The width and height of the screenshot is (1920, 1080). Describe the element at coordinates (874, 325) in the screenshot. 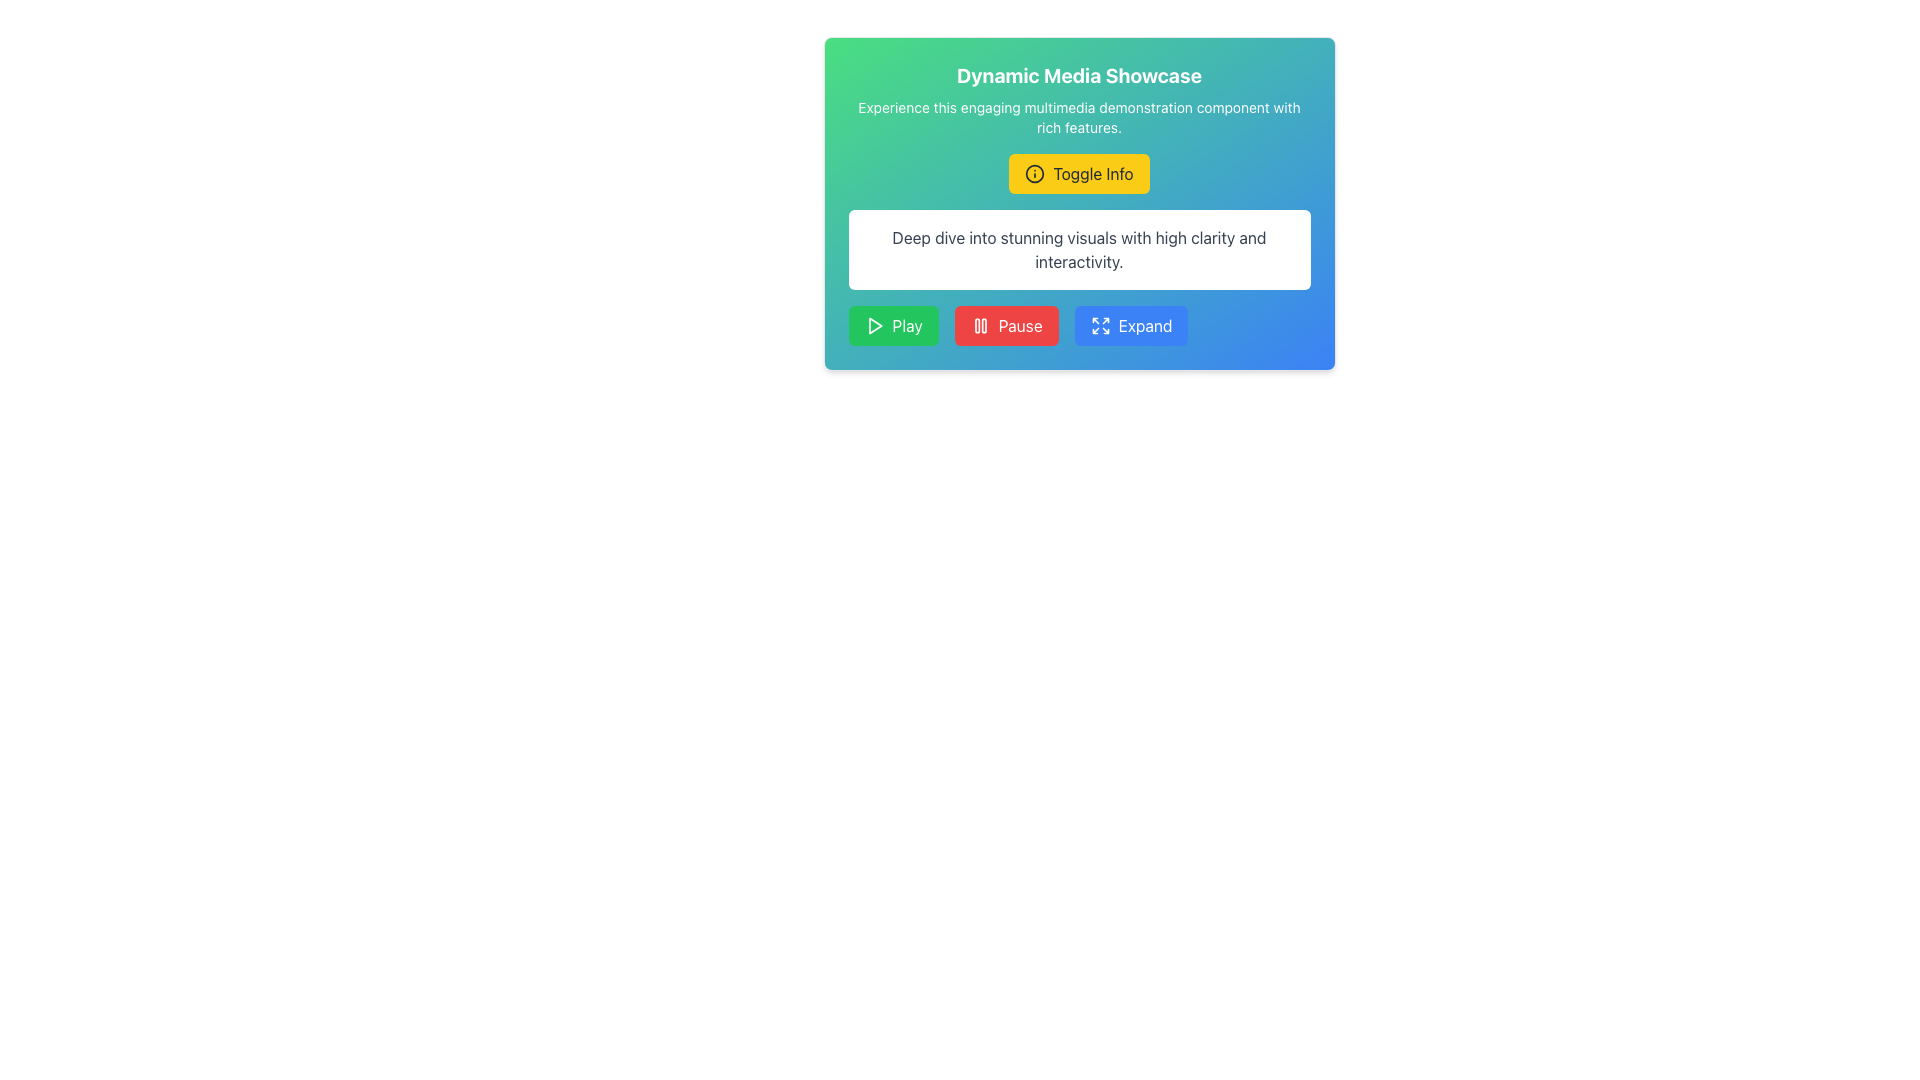

I see `the green rectangular button labeled 'Play' that contains the triangular play icon with a white border` at that location.